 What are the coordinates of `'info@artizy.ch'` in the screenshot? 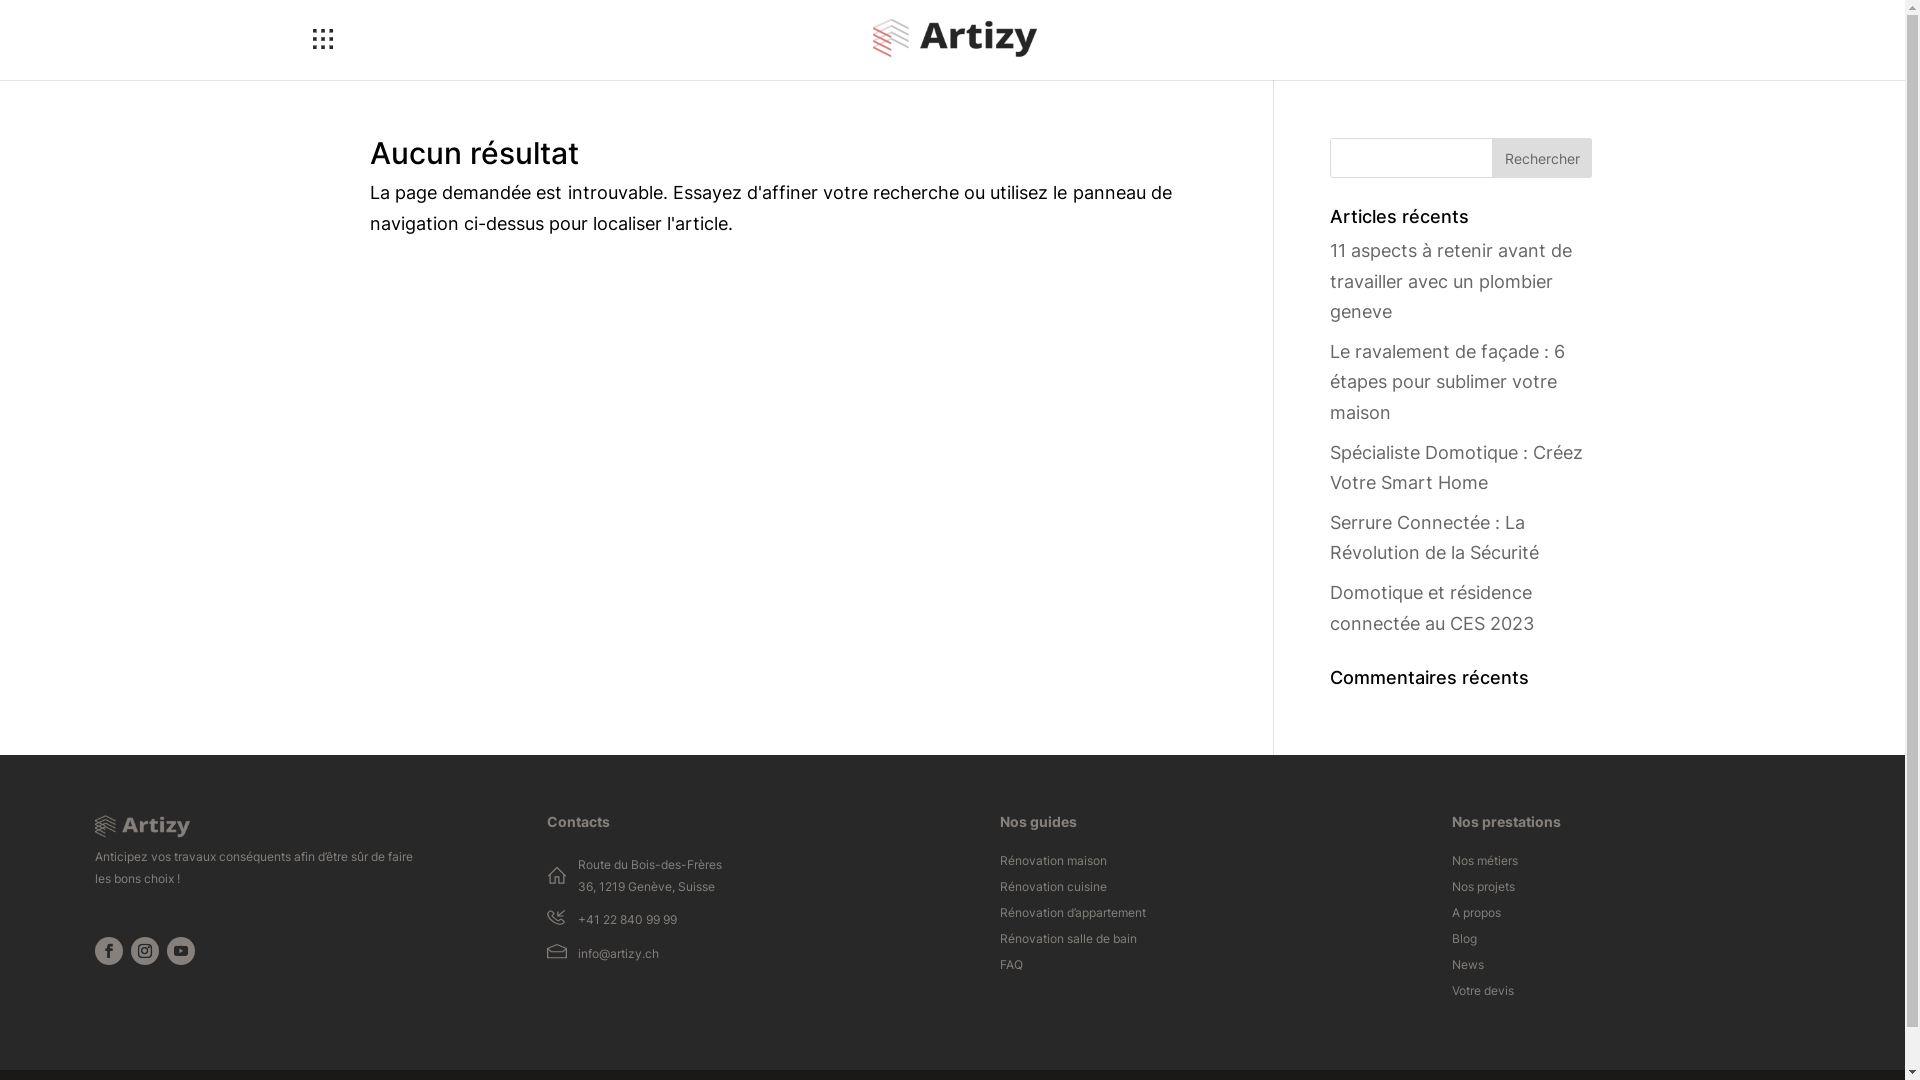 It's located at (617, 952).